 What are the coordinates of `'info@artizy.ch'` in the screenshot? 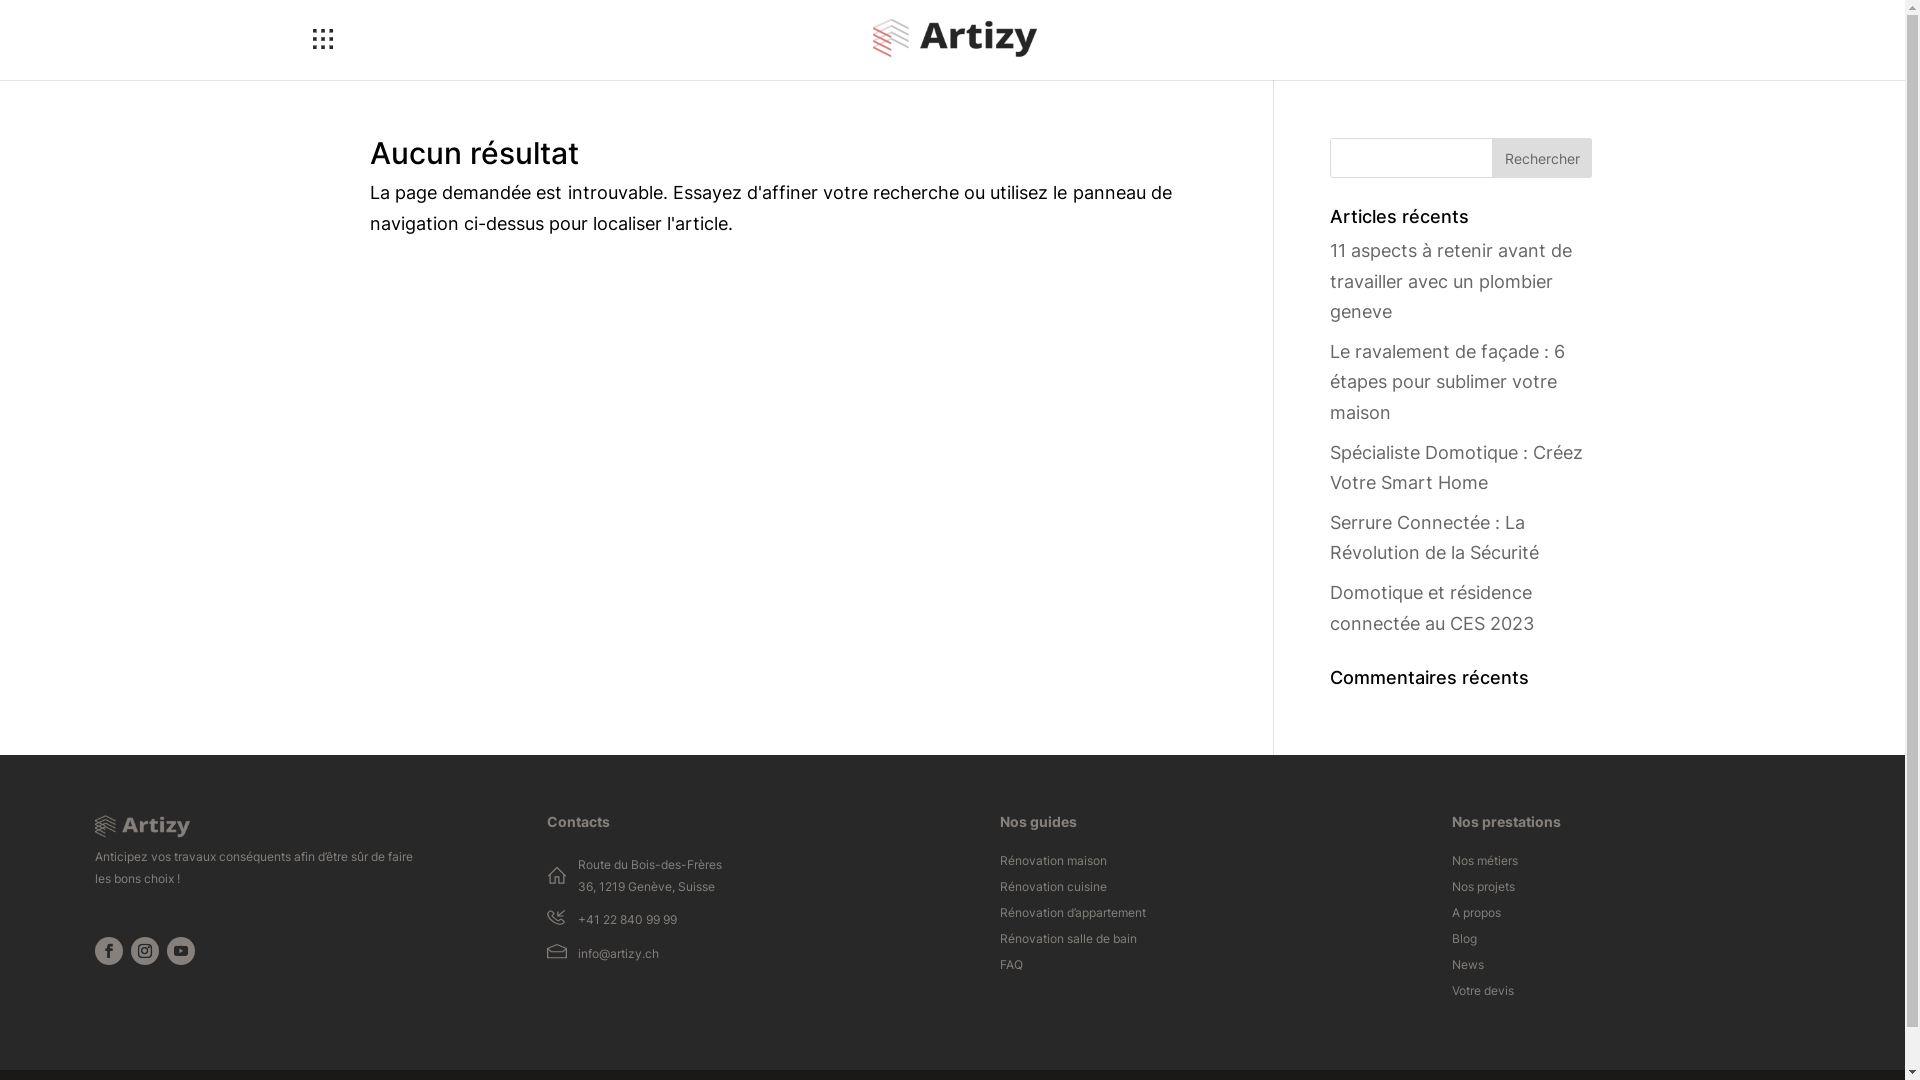 It's located at (617, 952).